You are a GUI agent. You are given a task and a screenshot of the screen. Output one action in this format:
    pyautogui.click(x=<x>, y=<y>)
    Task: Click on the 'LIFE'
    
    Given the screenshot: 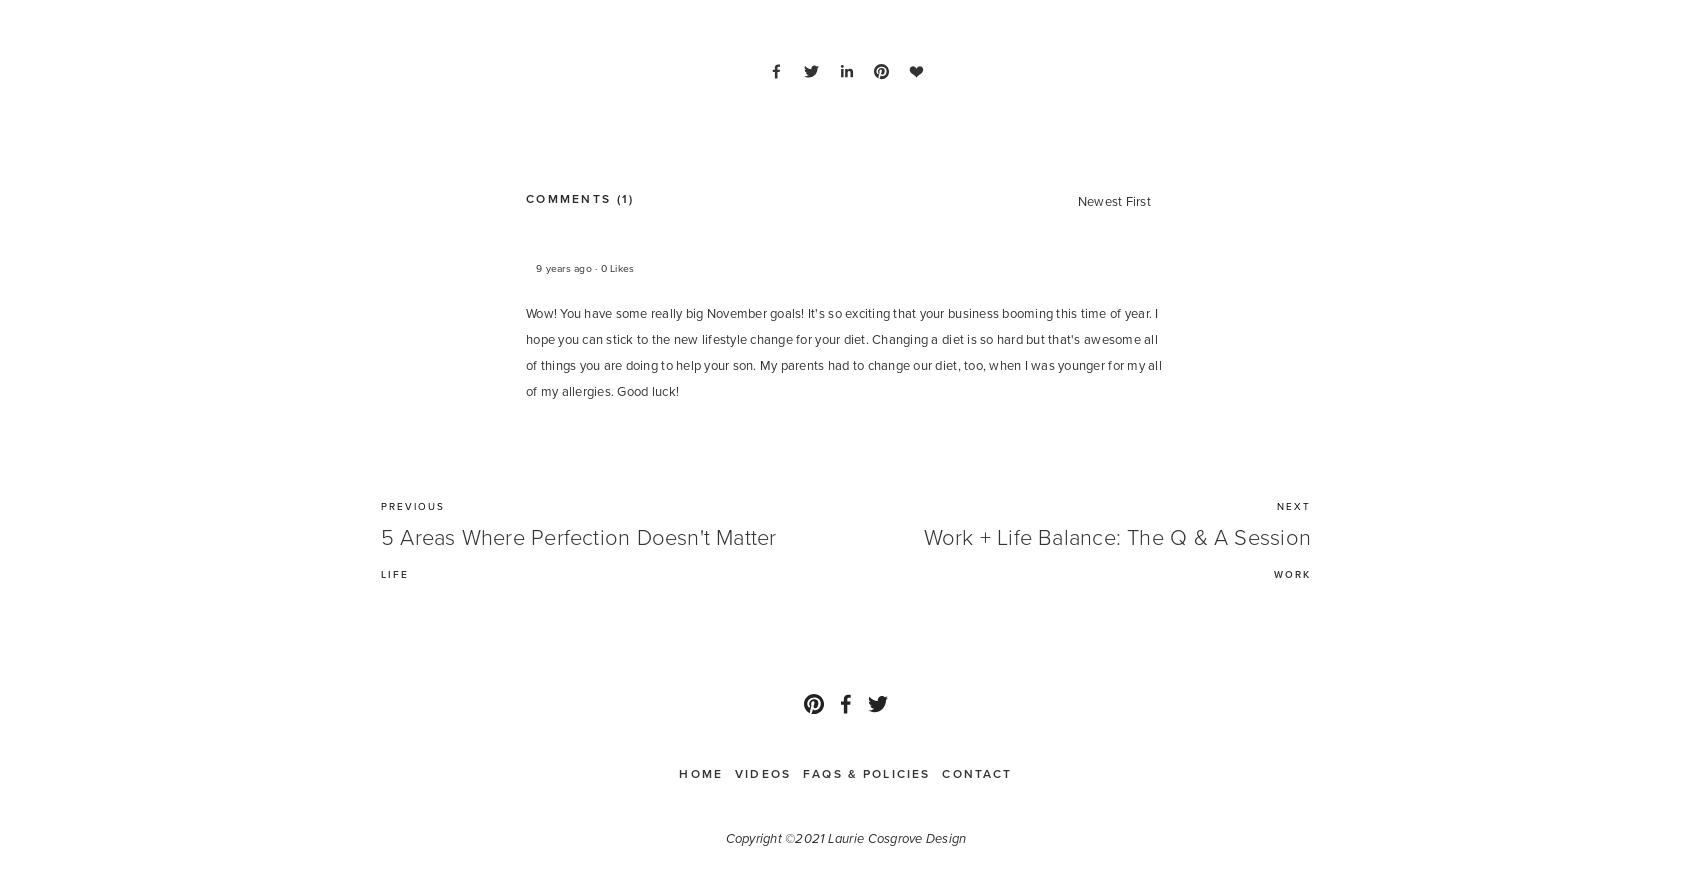 What is the action you would take?
    pyautogui.click(x=381, y=573)
    